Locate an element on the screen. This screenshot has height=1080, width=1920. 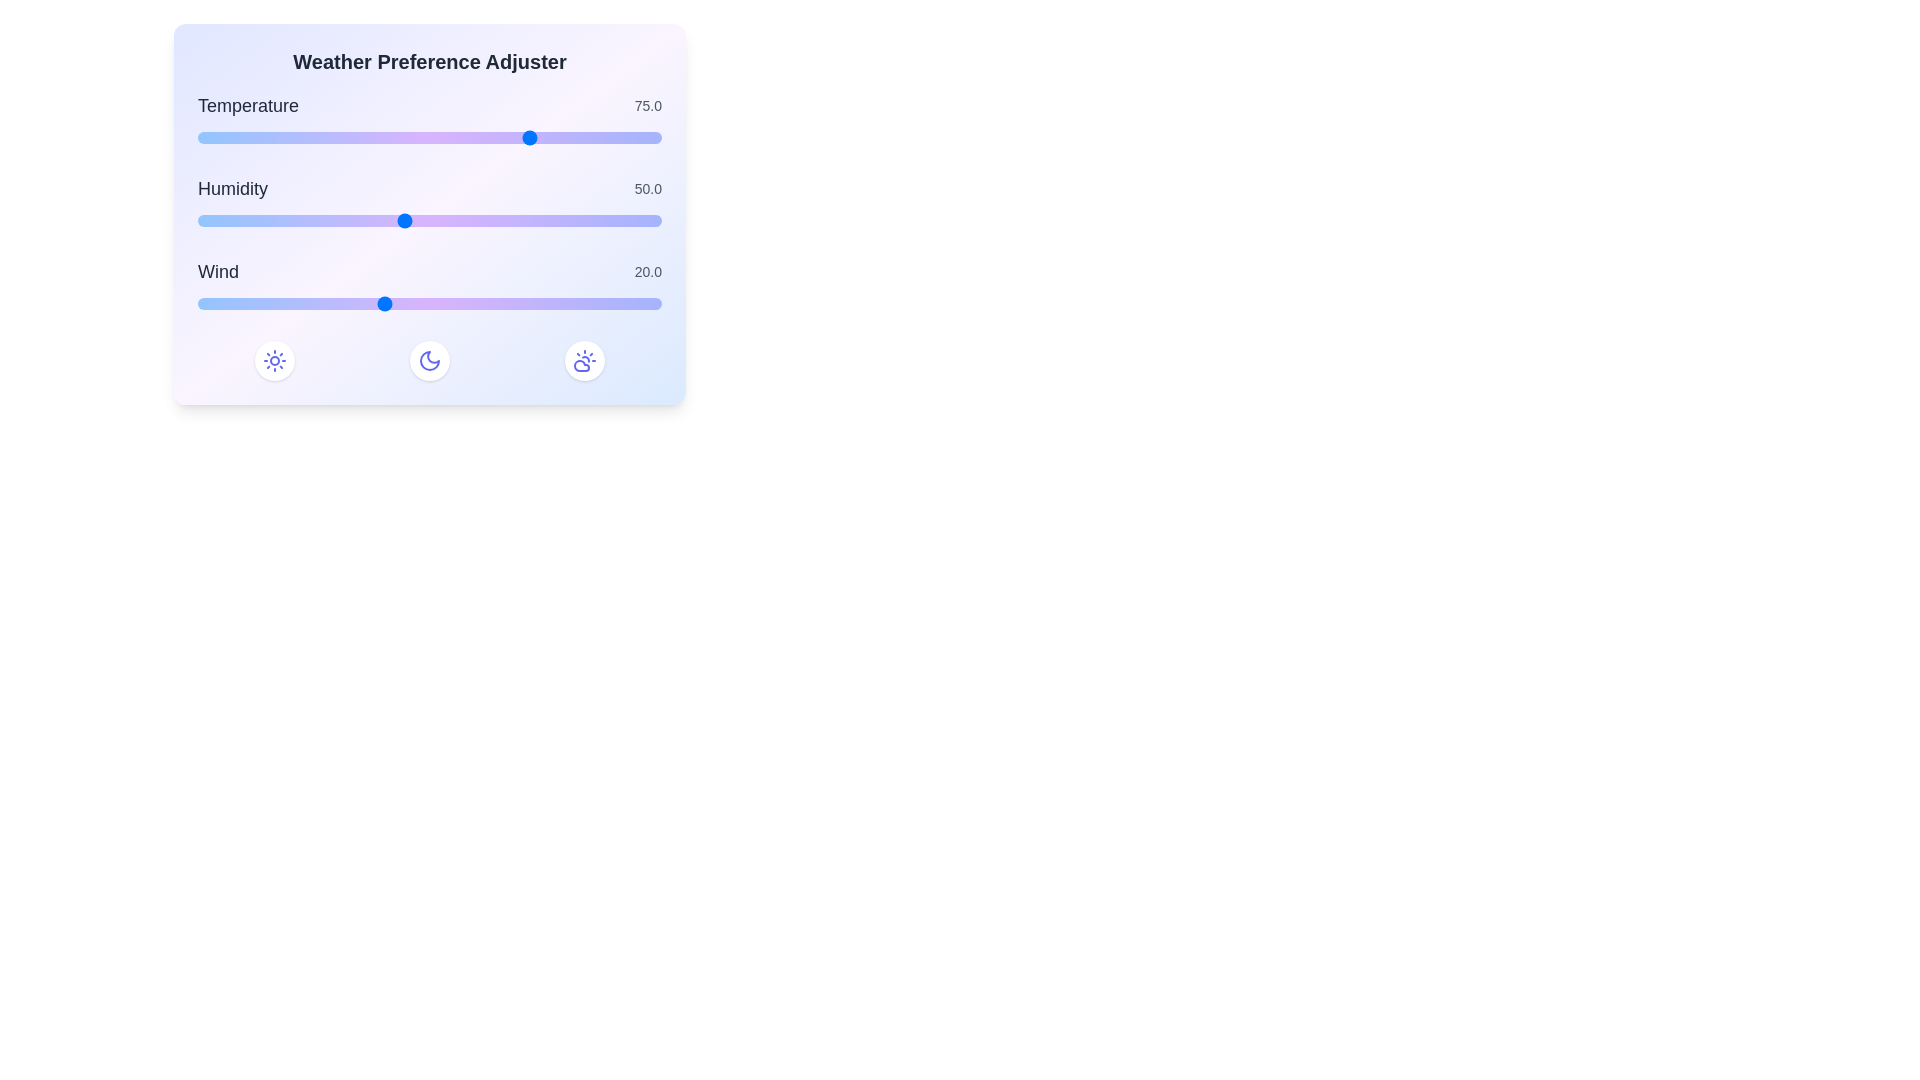
the descriptive heading text label at the top center of the card that informs the user about weather attributes like temperature, humidity, and wind is located at coordinates (429, 60).